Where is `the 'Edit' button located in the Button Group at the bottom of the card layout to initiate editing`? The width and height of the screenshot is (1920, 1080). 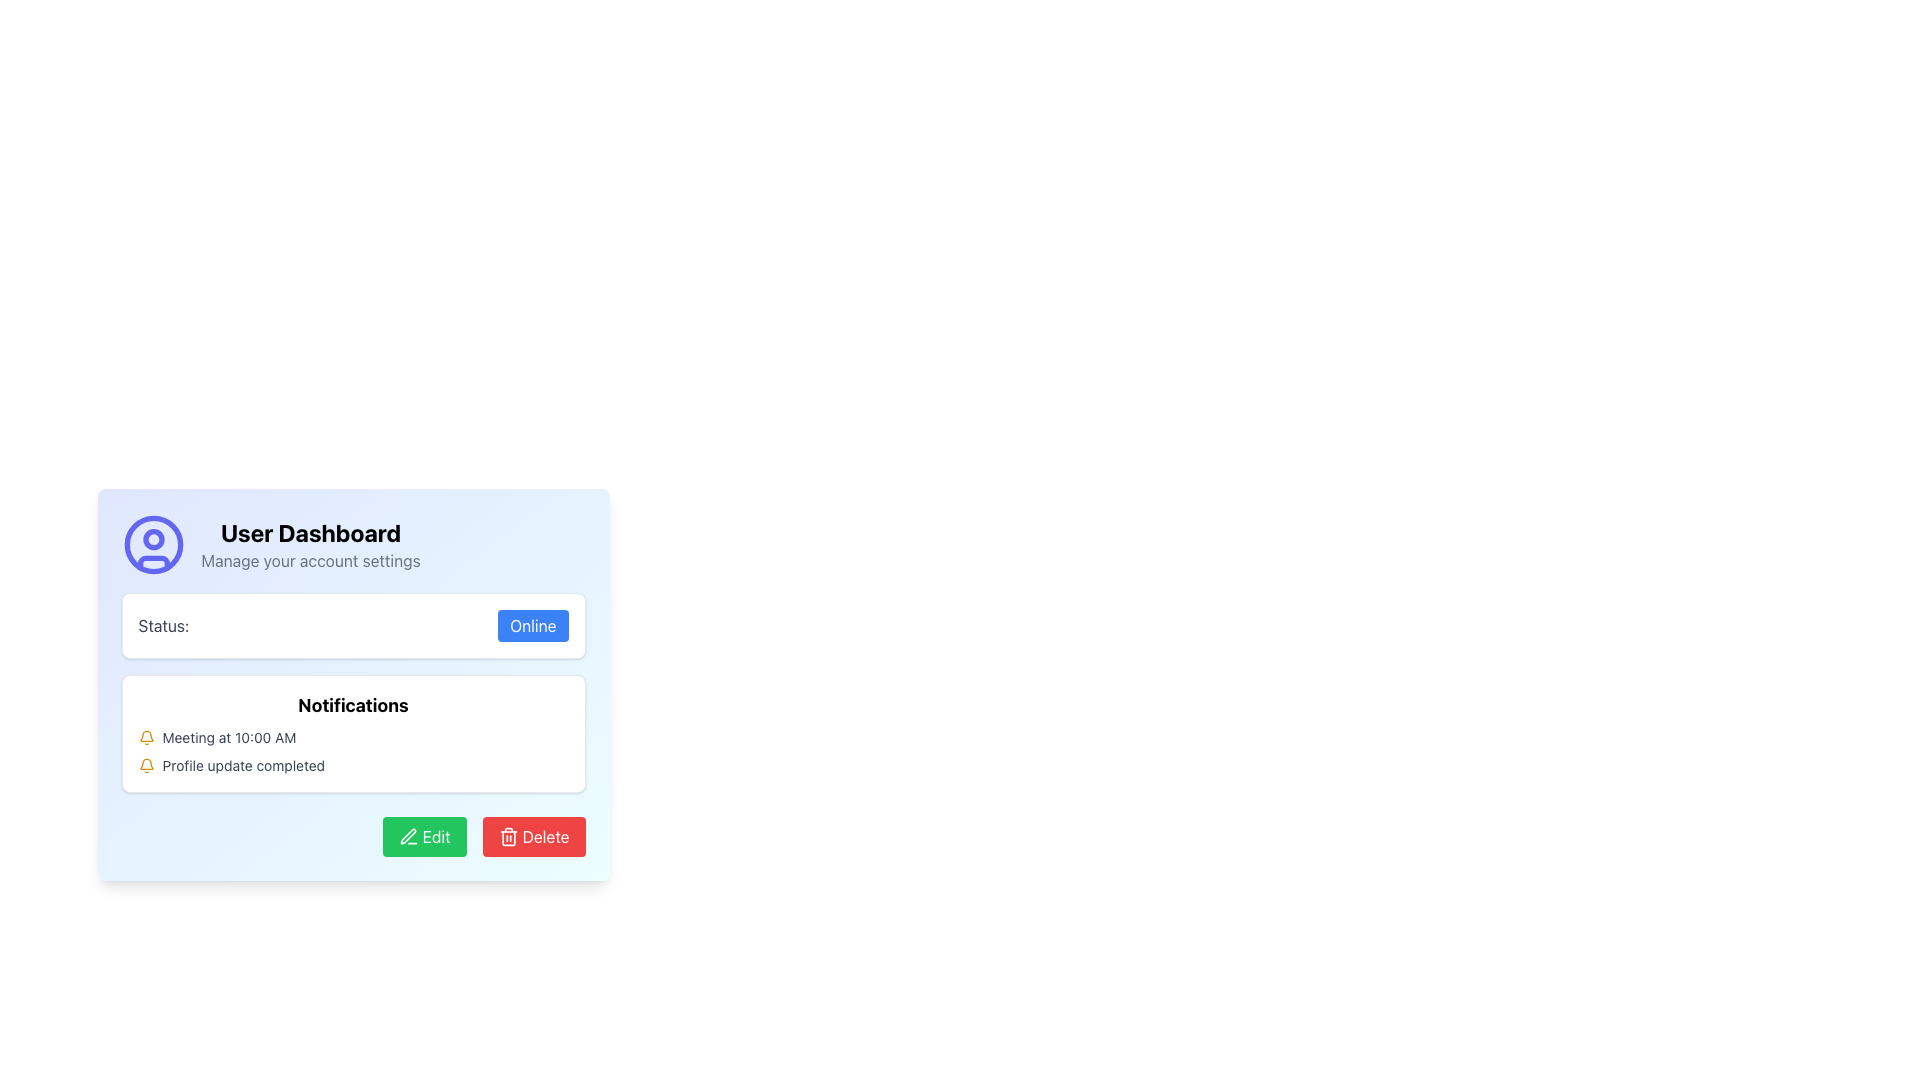 the 'Edit' button located in the Button Group at the bottom of the card layout to initiate editing is located at coordinates (353, 837).